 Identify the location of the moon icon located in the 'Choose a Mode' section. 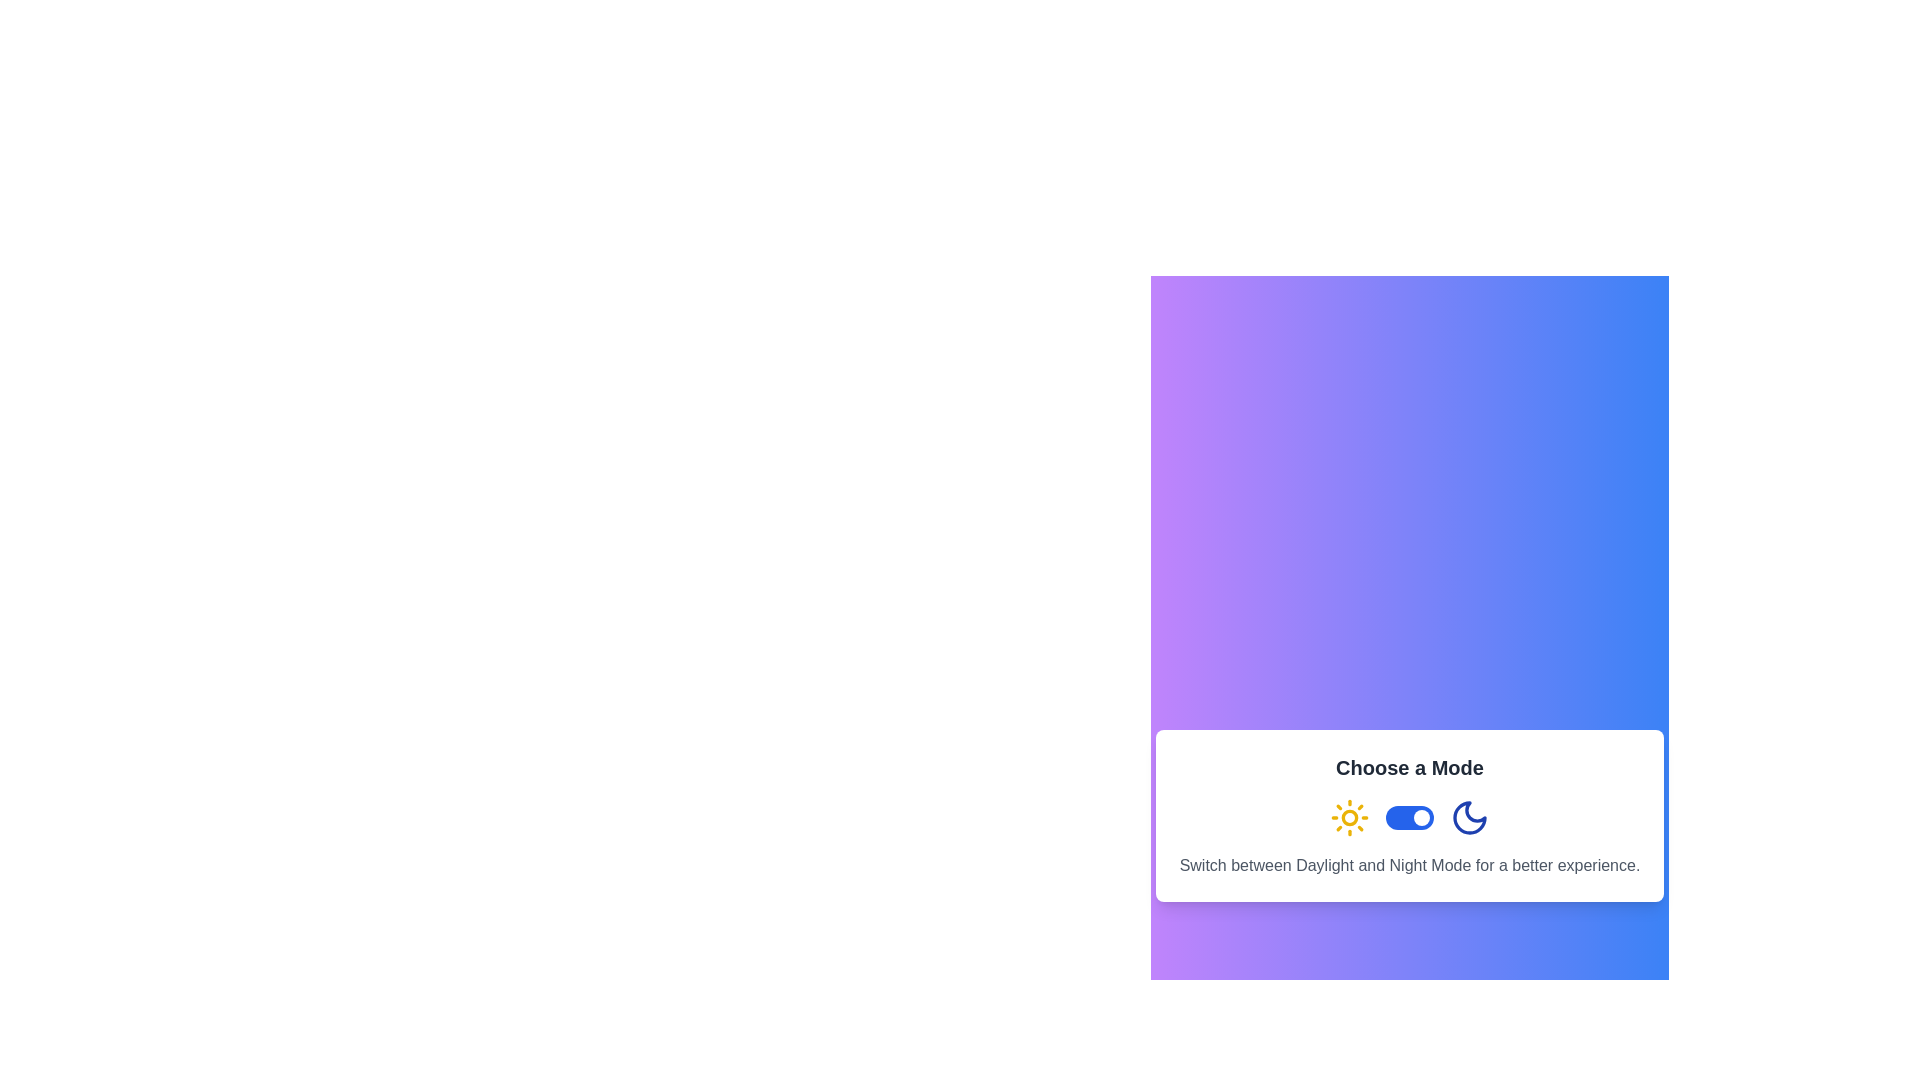
(1469, 817).